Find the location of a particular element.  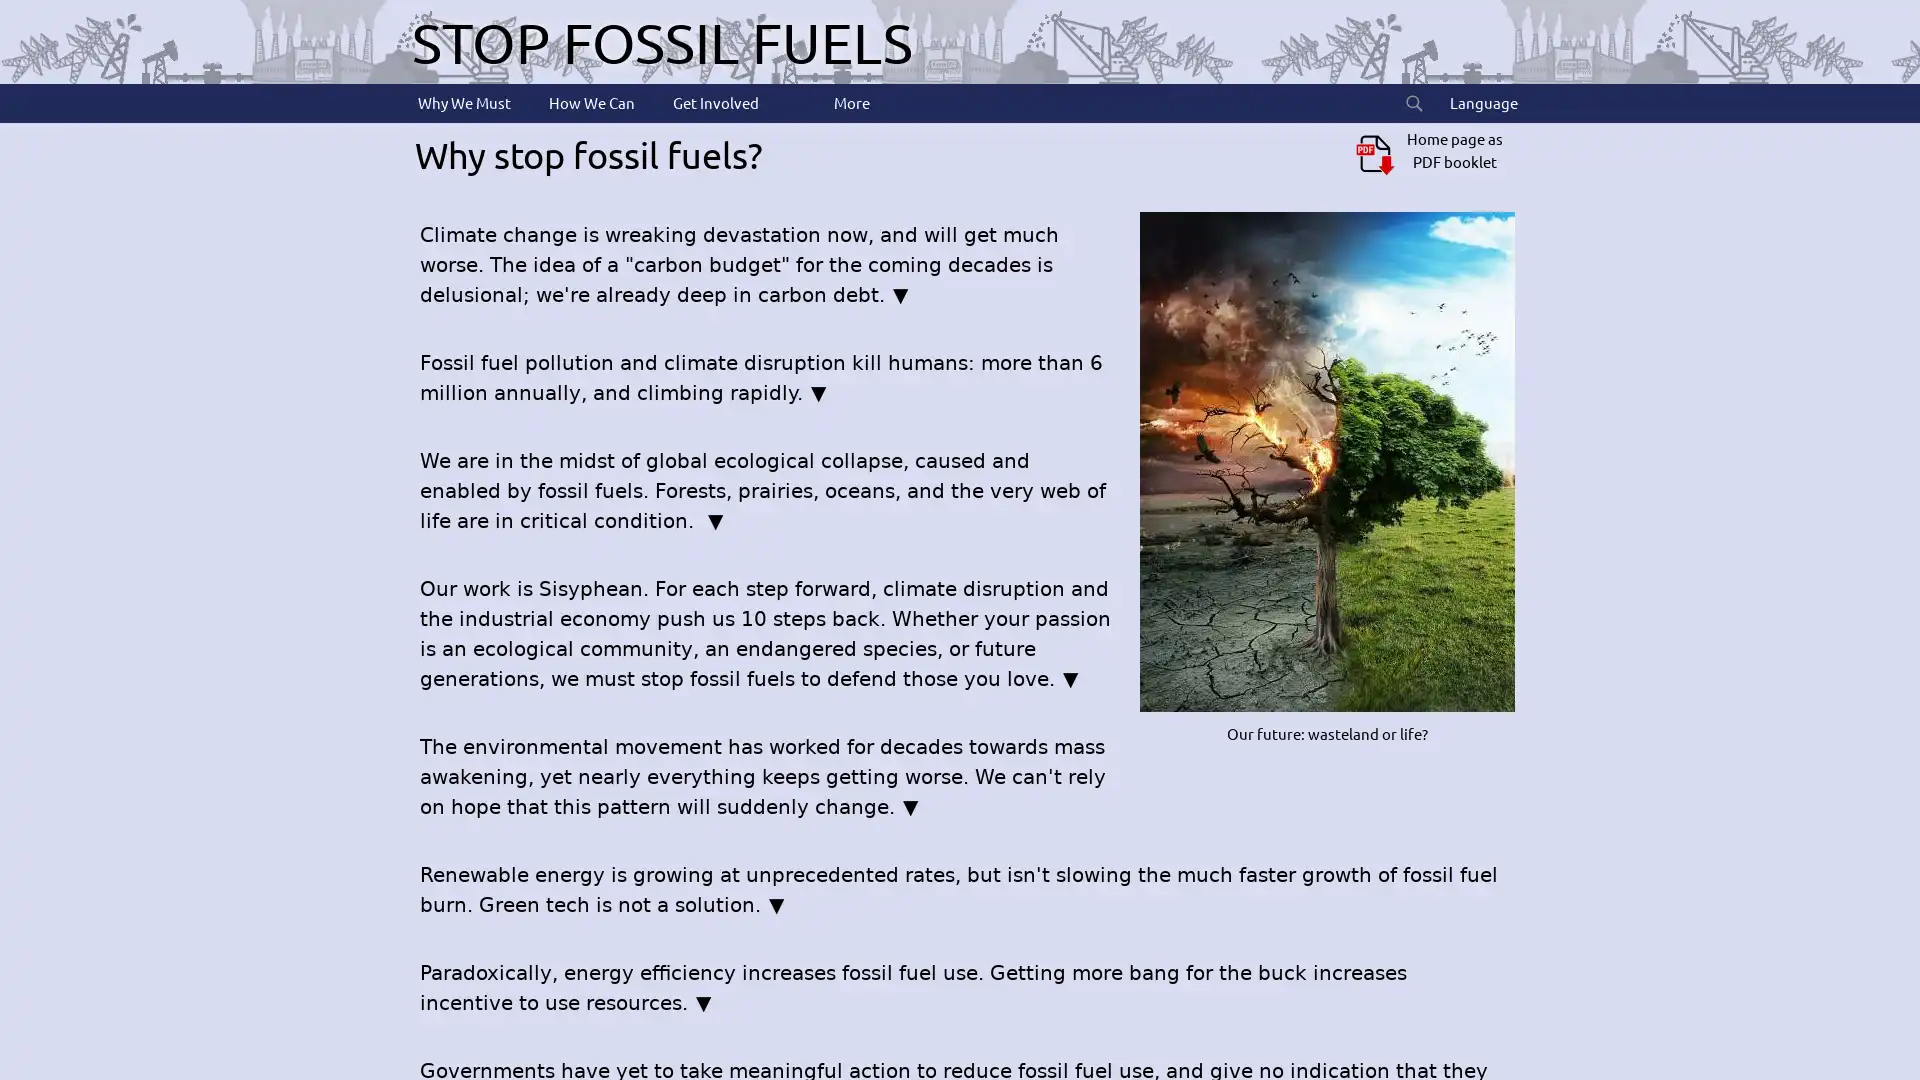

Language is located at coordinates (1481, 103).